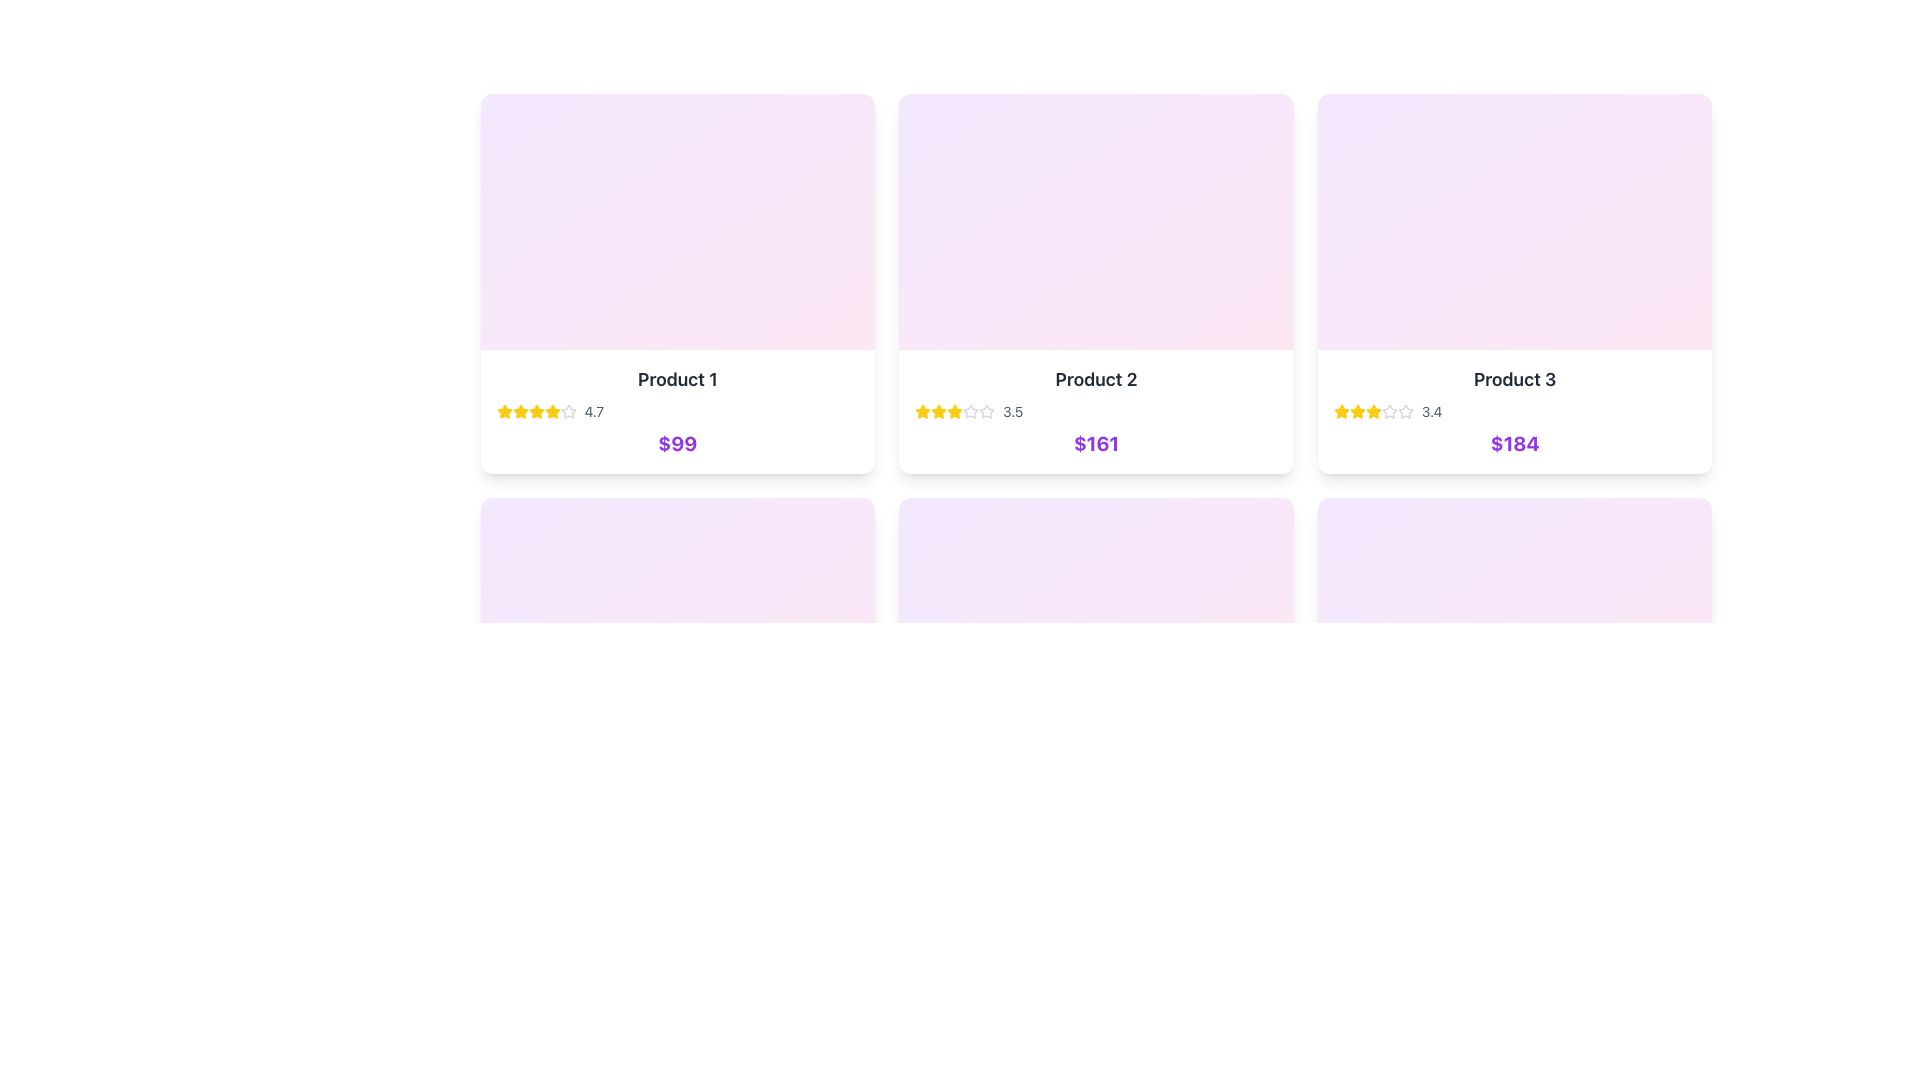 This screenshot has height=1080, width=1920. I want to click on the fourth star rating icon of 'Product 3' located in the bottom-left corner of the product card, so click(1388, 410).